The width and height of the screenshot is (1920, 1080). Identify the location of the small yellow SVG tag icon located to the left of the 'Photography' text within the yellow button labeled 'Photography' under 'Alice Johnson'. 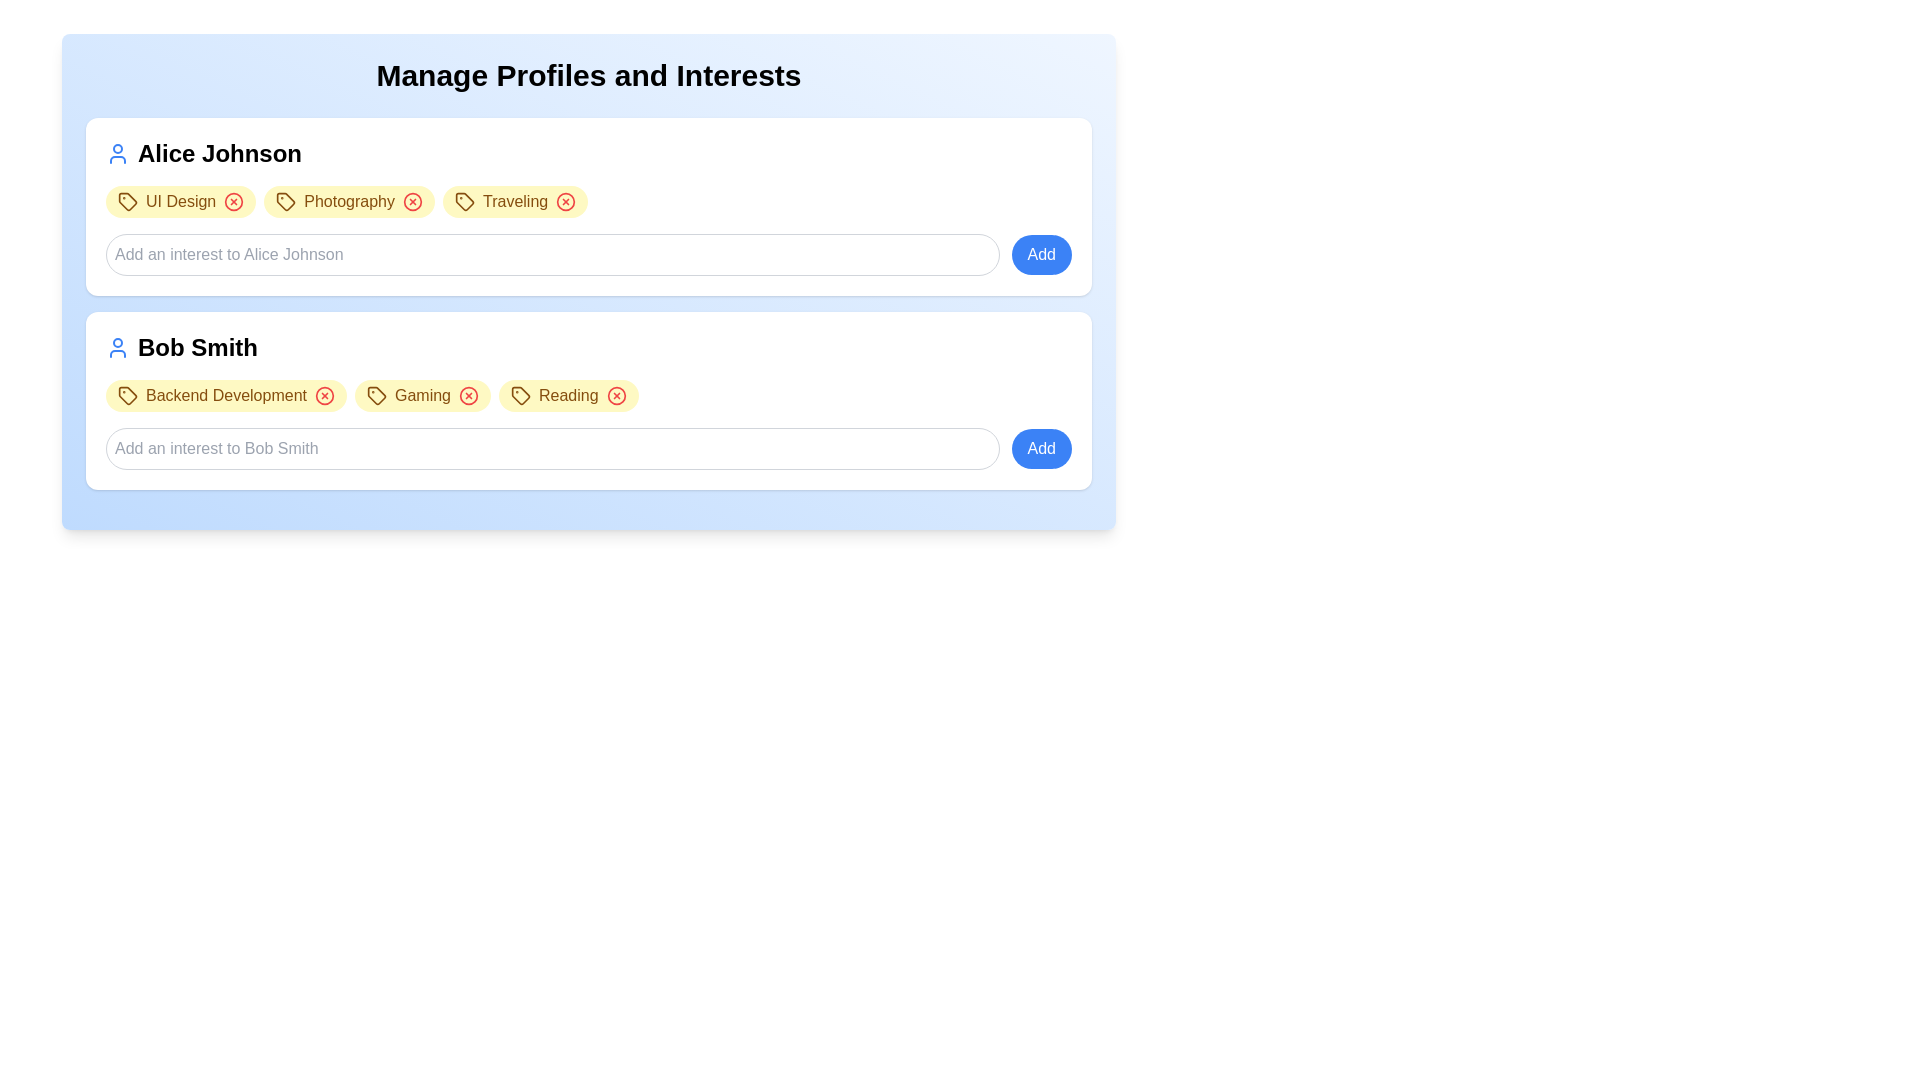
(285, 201).